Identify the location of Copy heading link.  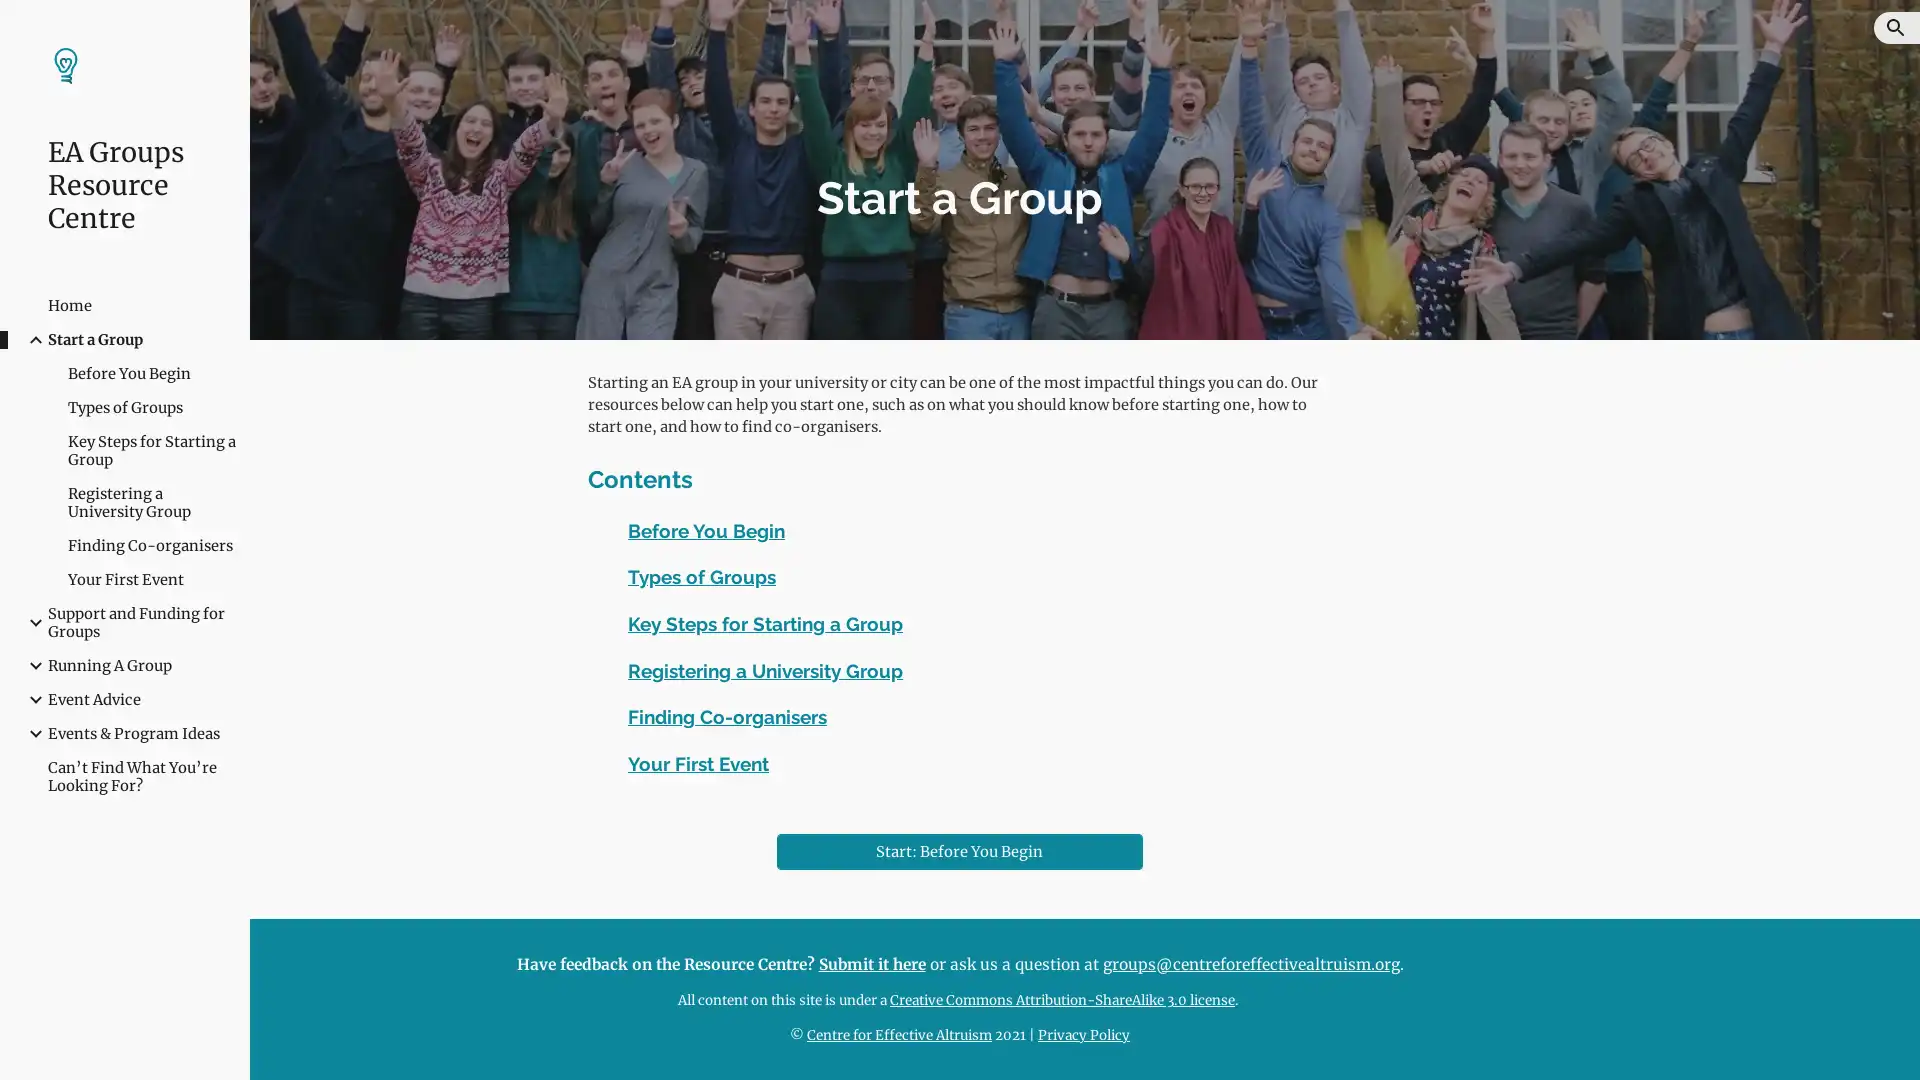
(931, 528).